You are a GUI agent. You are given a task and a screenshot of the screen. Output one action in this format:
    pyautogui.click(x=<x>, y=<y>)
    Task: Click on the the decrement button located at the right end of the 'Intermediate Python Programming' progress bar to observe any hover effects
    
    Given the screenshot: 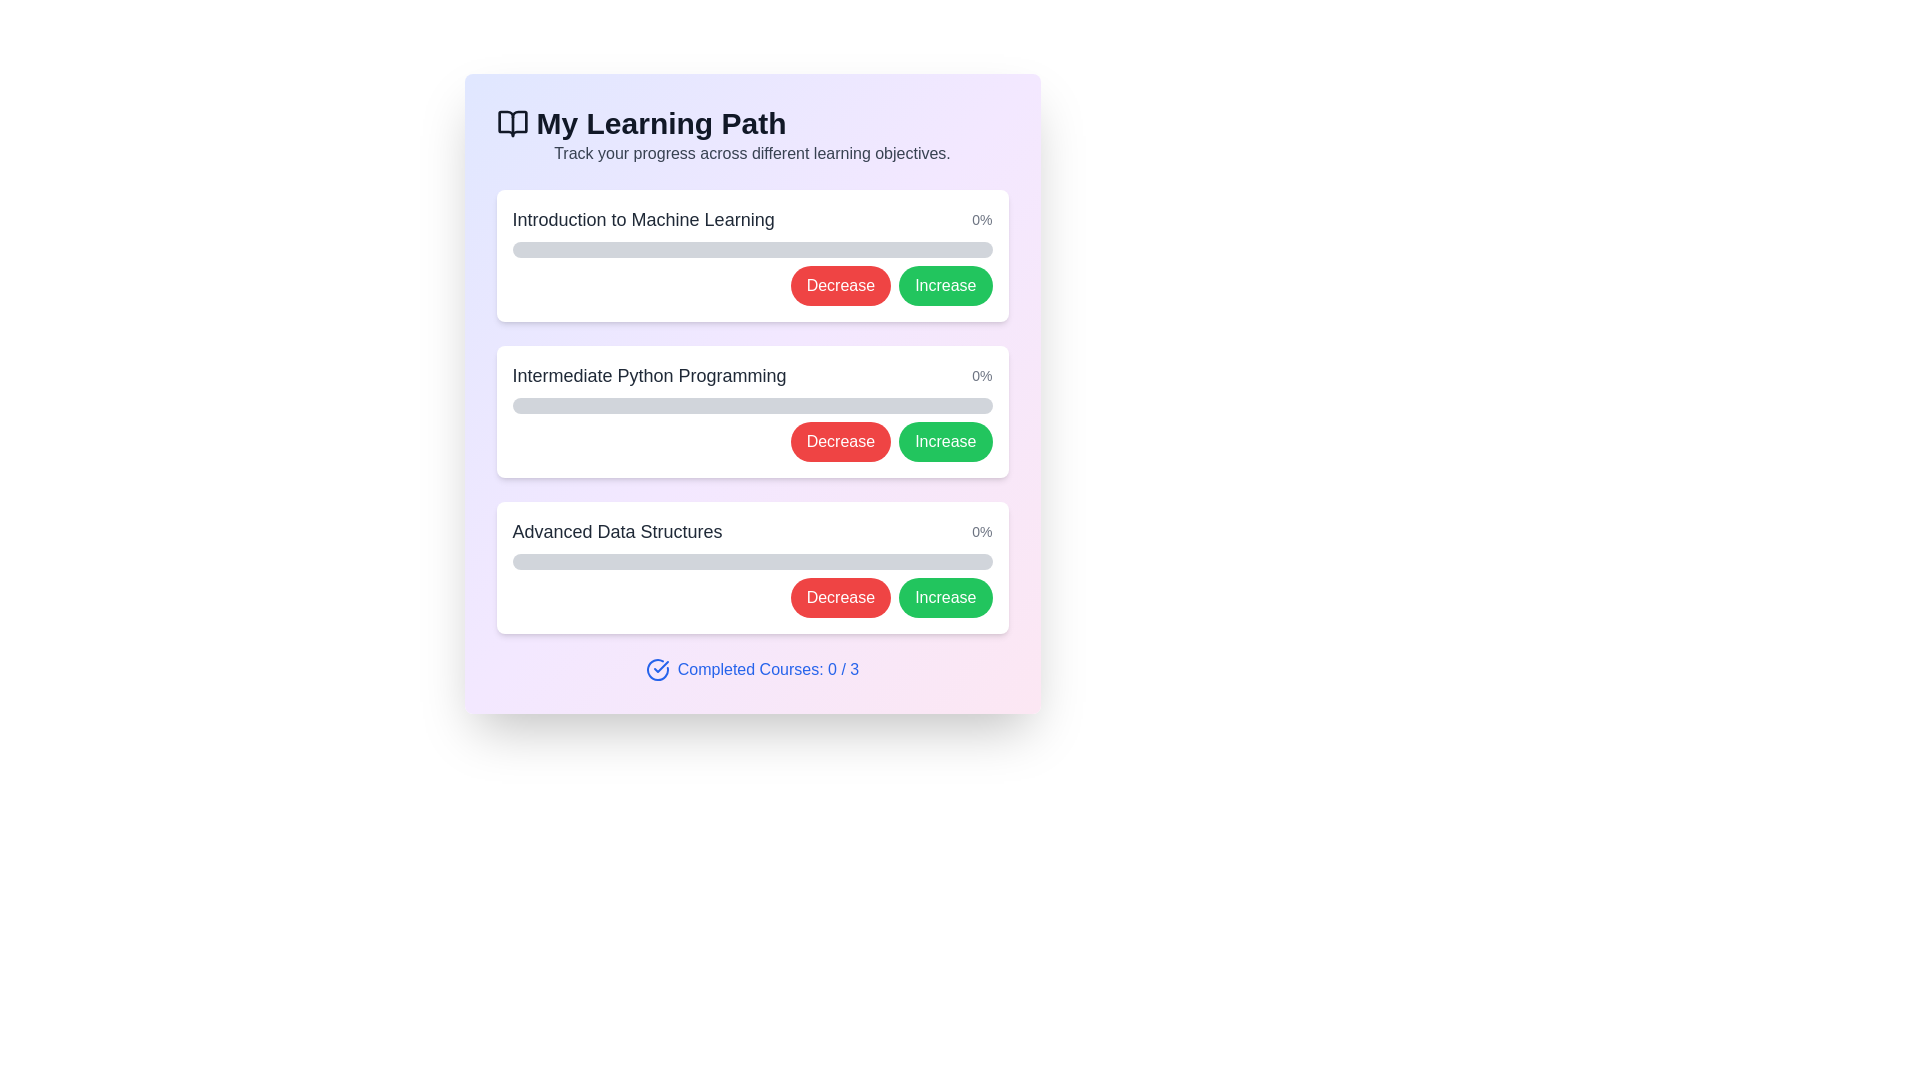 What is the action you would take?
    pyautogui.click(x=840, y=441)
    